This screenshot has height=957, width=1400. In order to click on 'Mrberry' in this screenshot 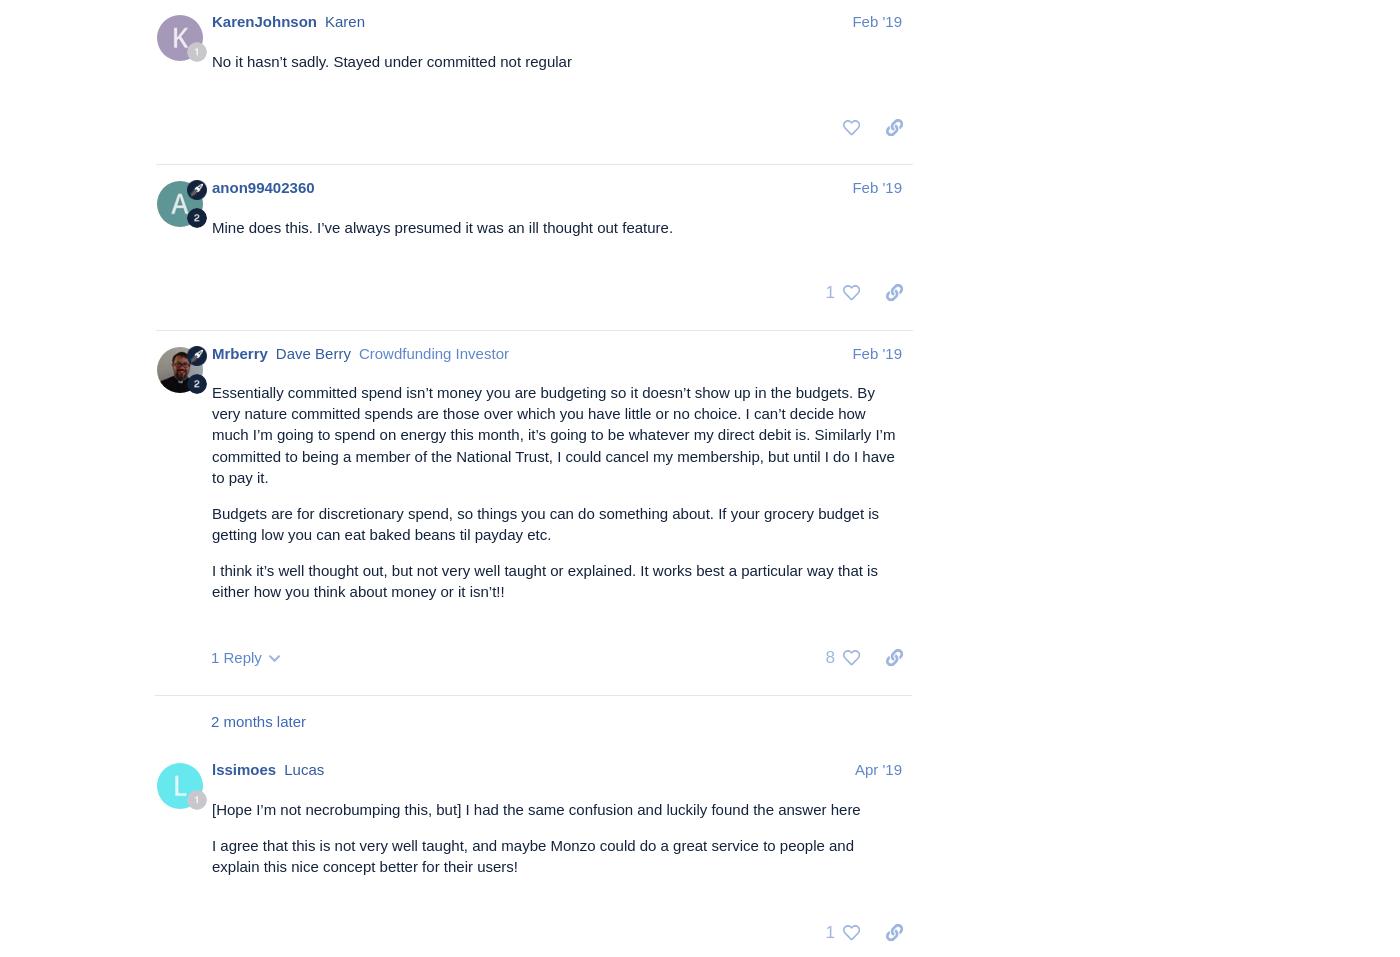, I will do `click(239, 352)`.